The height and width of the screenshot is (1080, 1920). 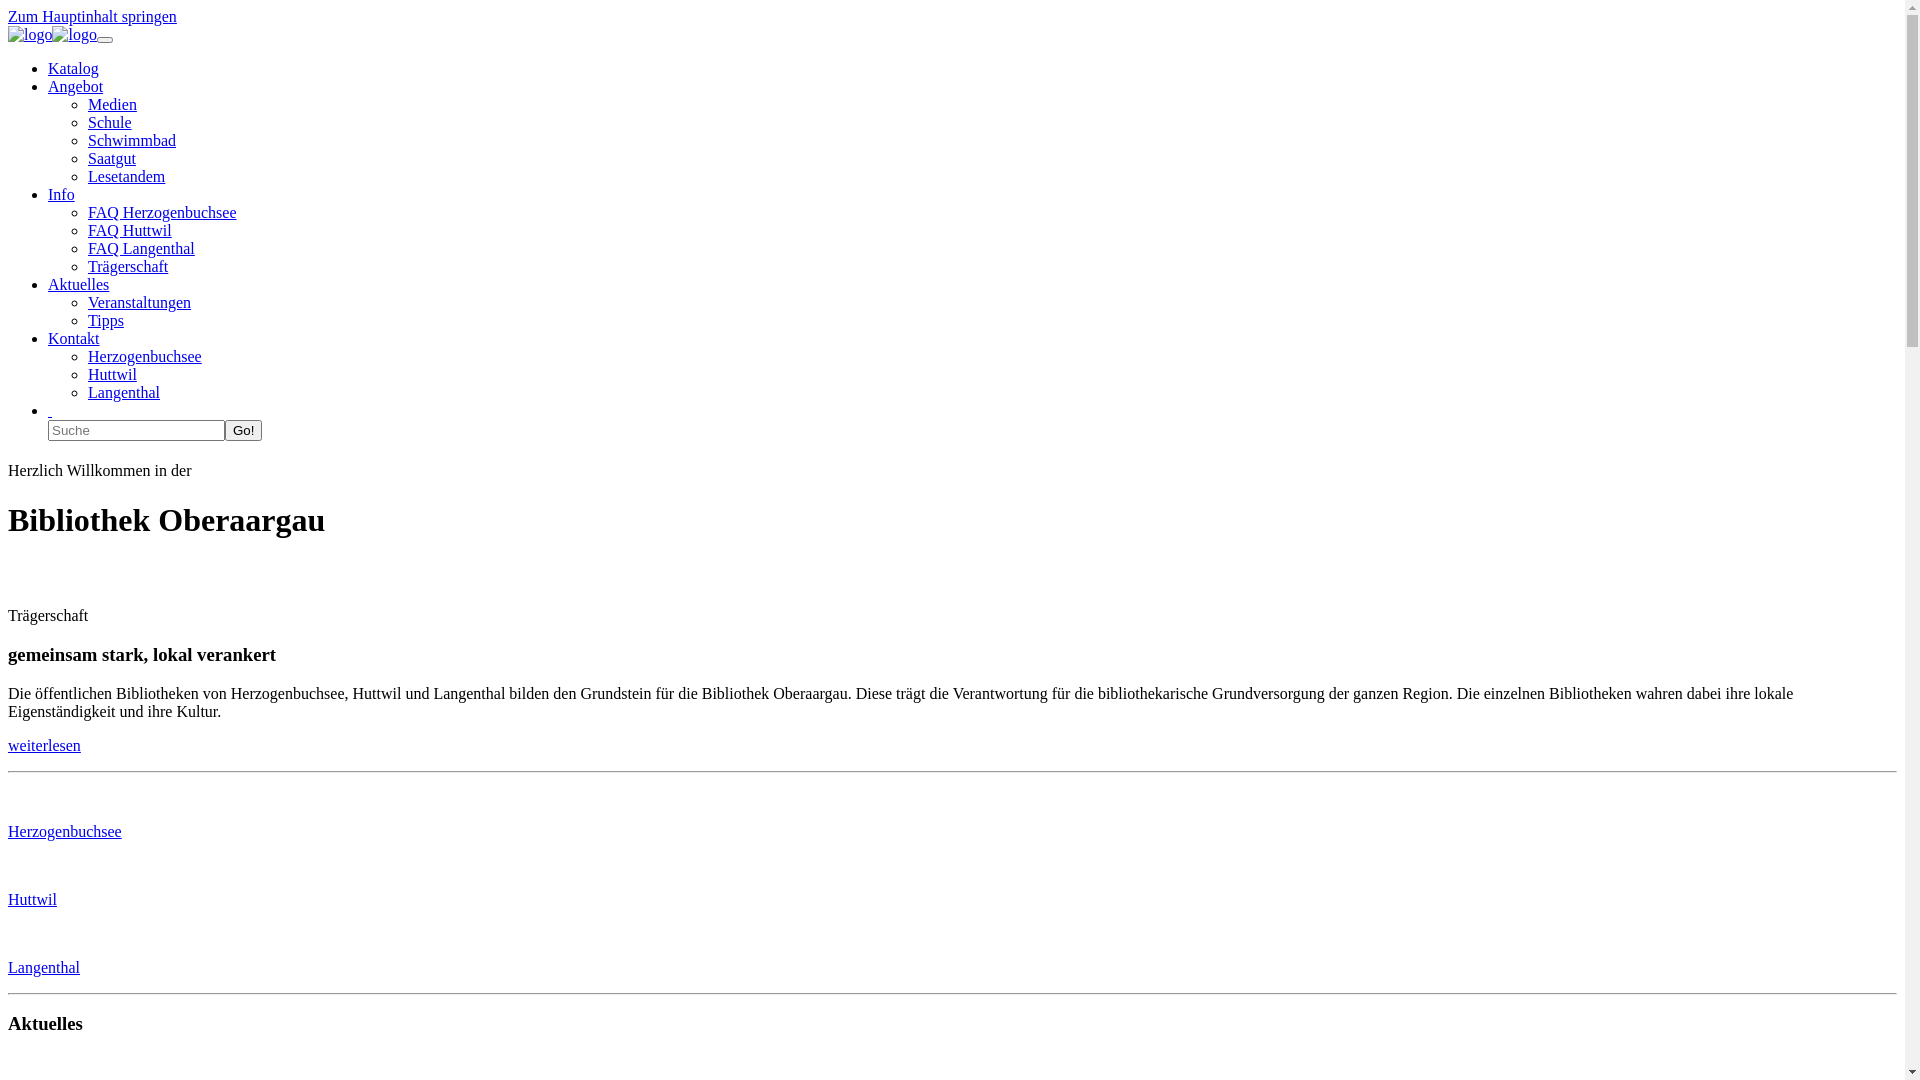 I want to click on 'Info', so click(x=48, y=194).